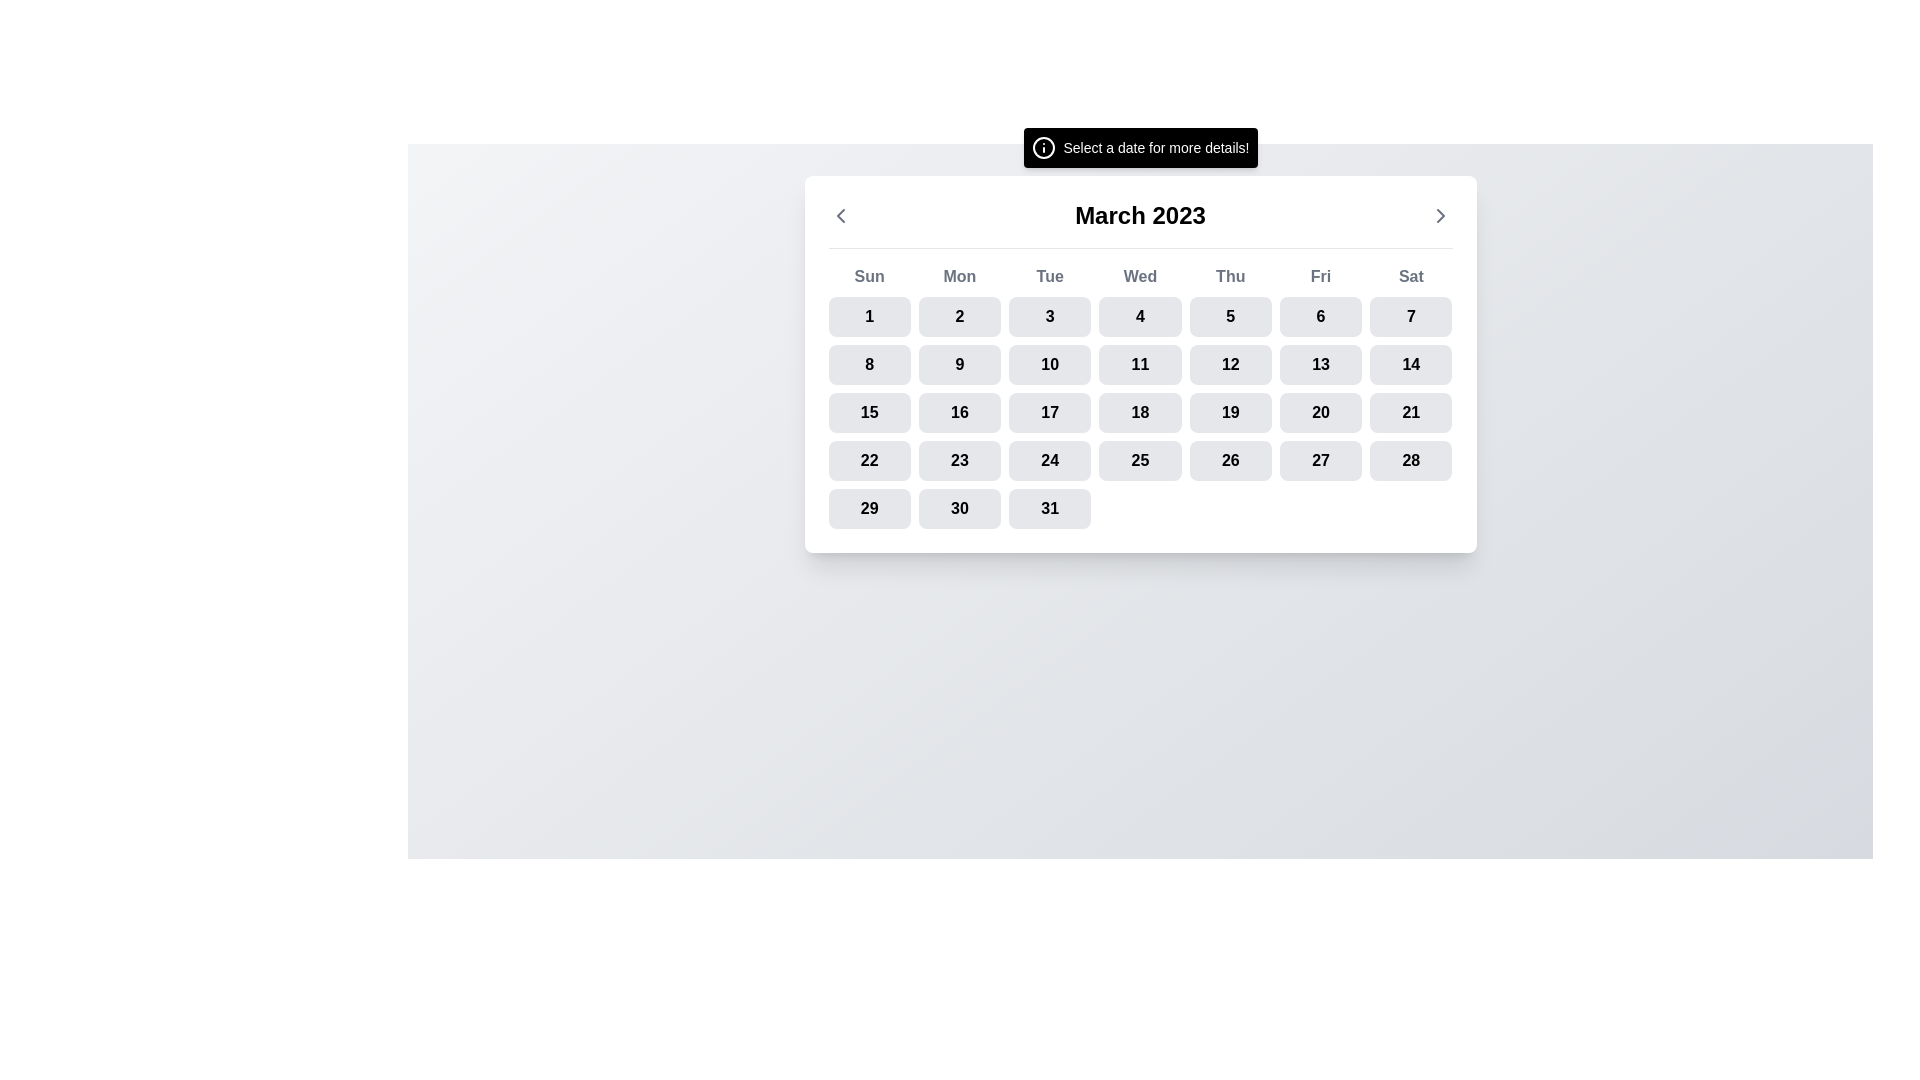  What do you see at coordinates (869, 508) in the screenshot?
I see `the rounded rectangular button with a light gray background and the text '29' centered inside` at bounding box center [869, 508].